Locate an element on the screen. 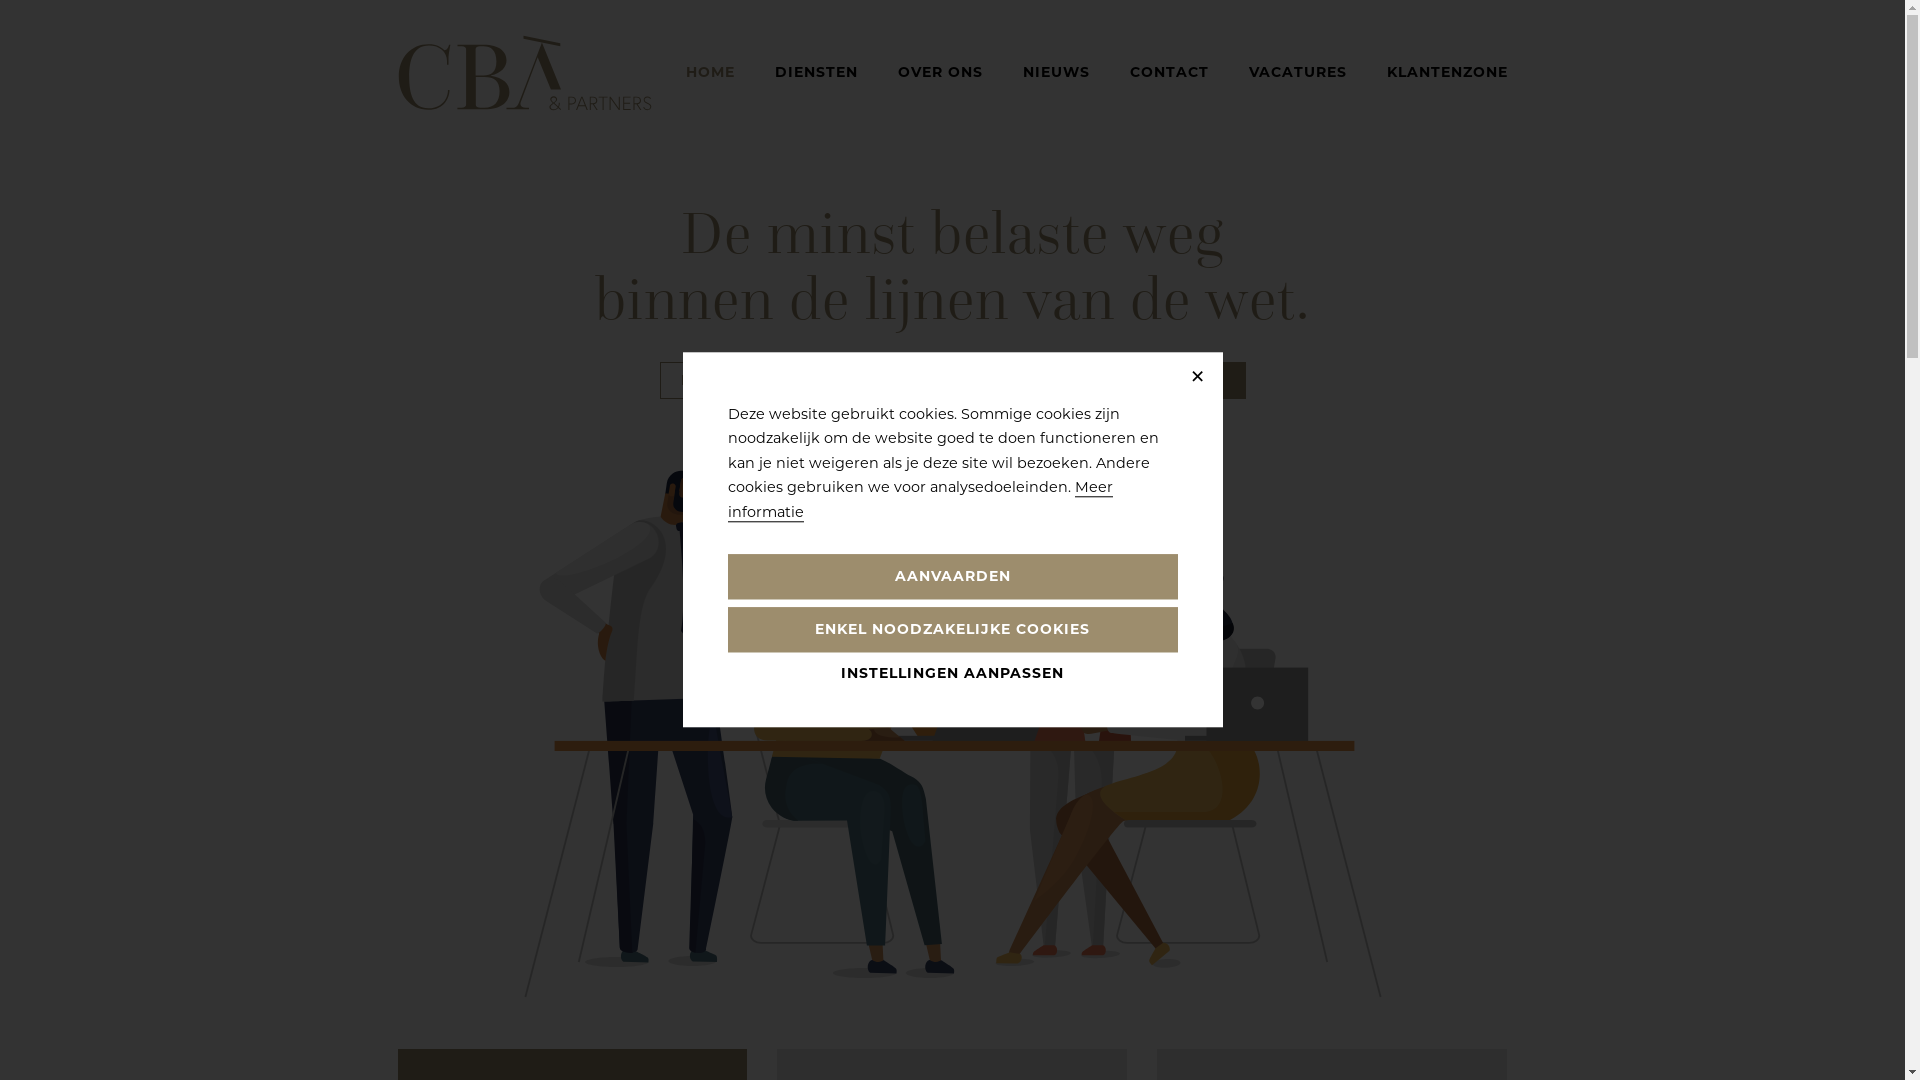 The height and width of the screenshot is (1080, 1920). 'KLANTENZONE' is located at coordinates (1446, 71).